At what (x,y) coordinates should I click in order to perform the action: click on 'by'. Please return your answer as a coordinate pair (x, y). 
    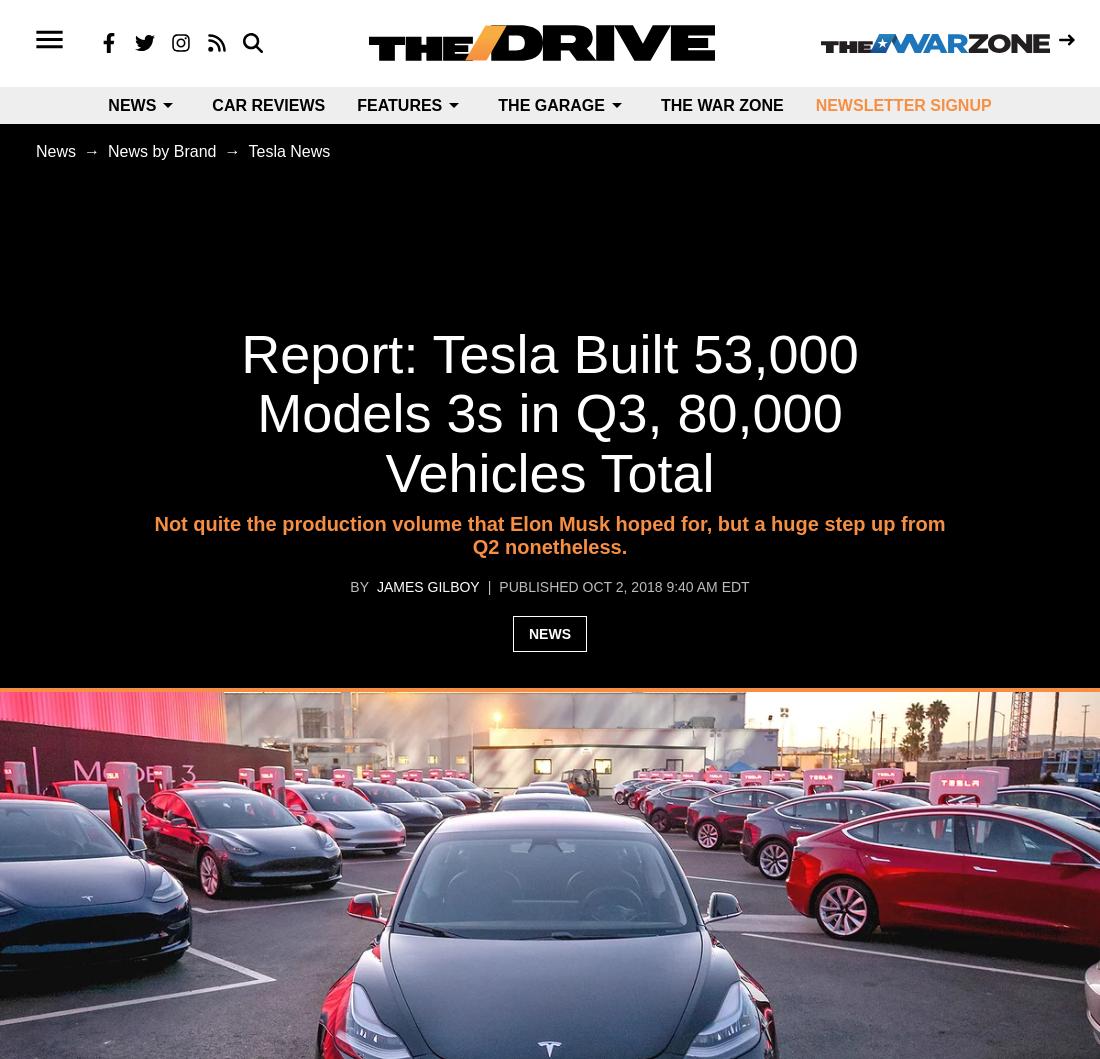
    Looking at the image, I should click on (359, 586).